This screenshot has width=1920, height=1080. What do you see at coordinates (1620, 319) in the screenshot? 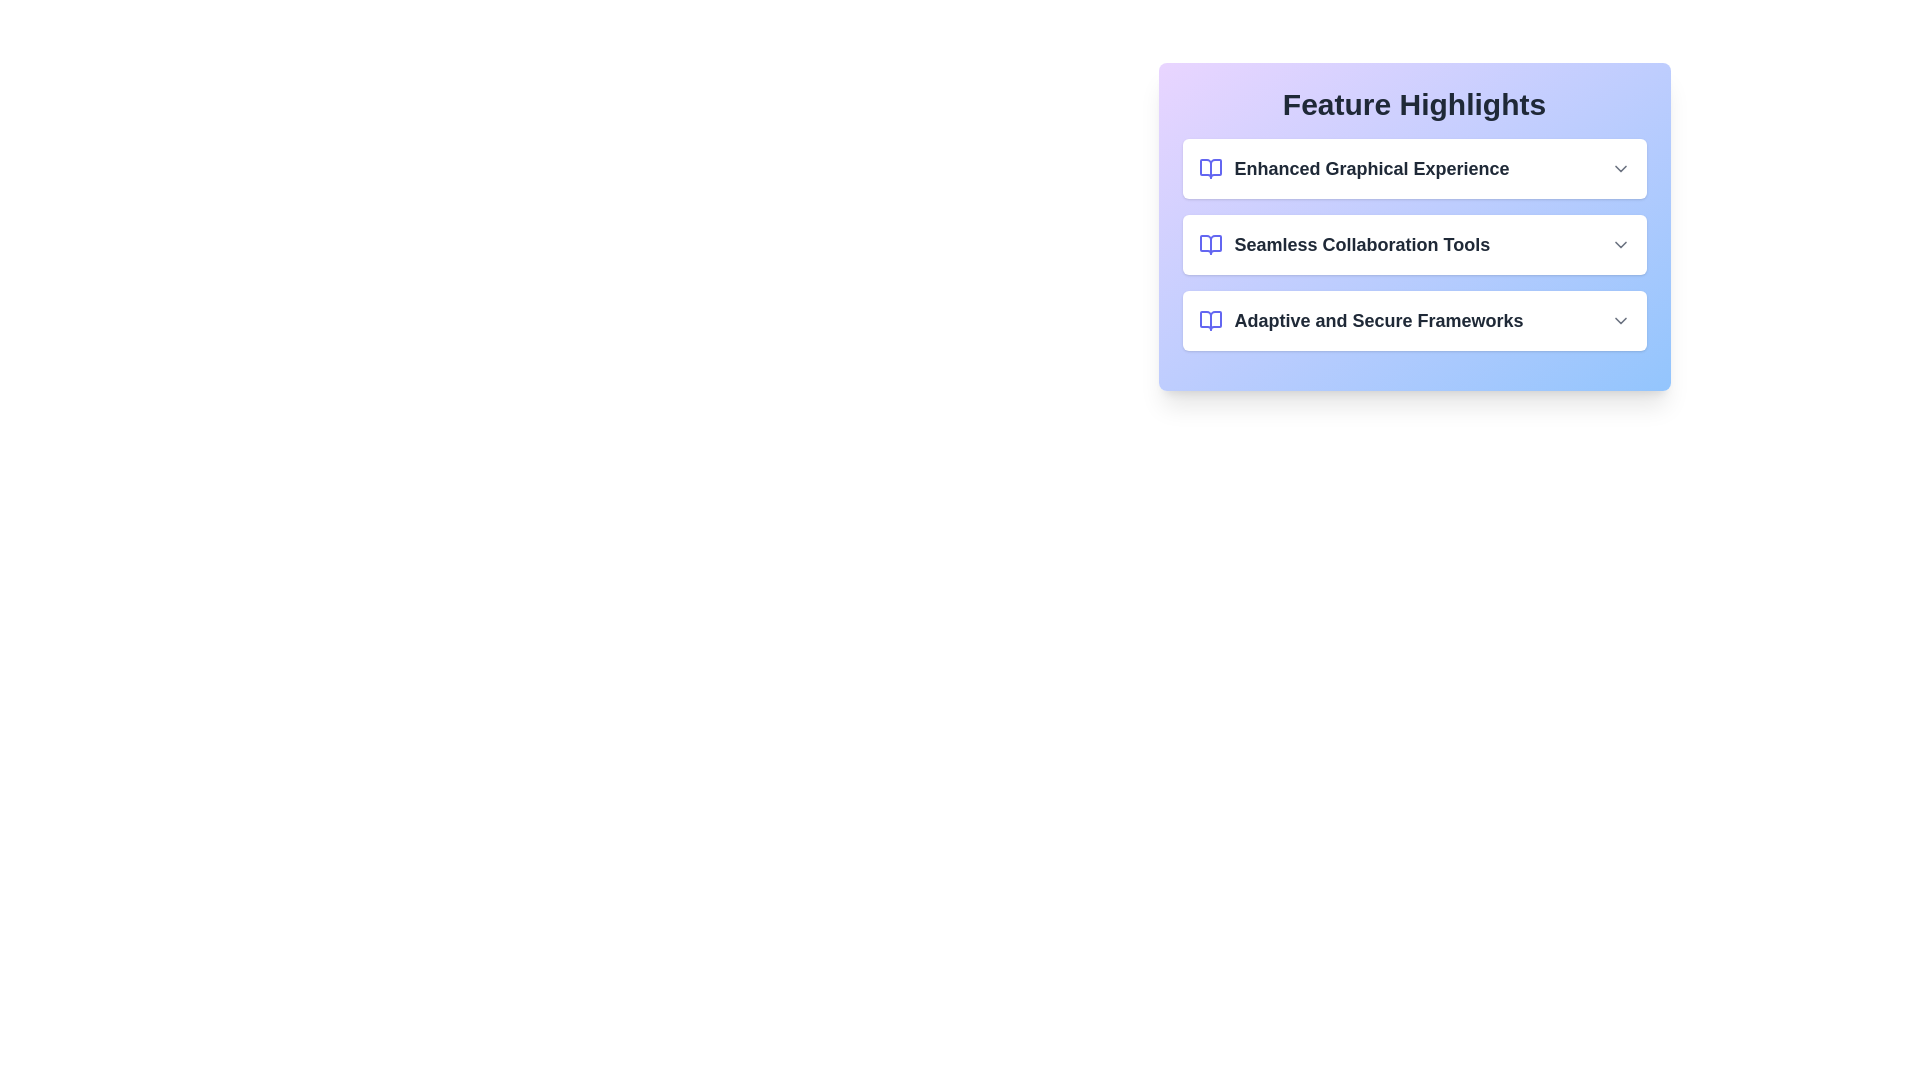
I see `the Dropdown indicator icon next to 'Adaptive and Secure Frameworks' in the third row of the feature highlights list` at bounding box center [1620, 319].